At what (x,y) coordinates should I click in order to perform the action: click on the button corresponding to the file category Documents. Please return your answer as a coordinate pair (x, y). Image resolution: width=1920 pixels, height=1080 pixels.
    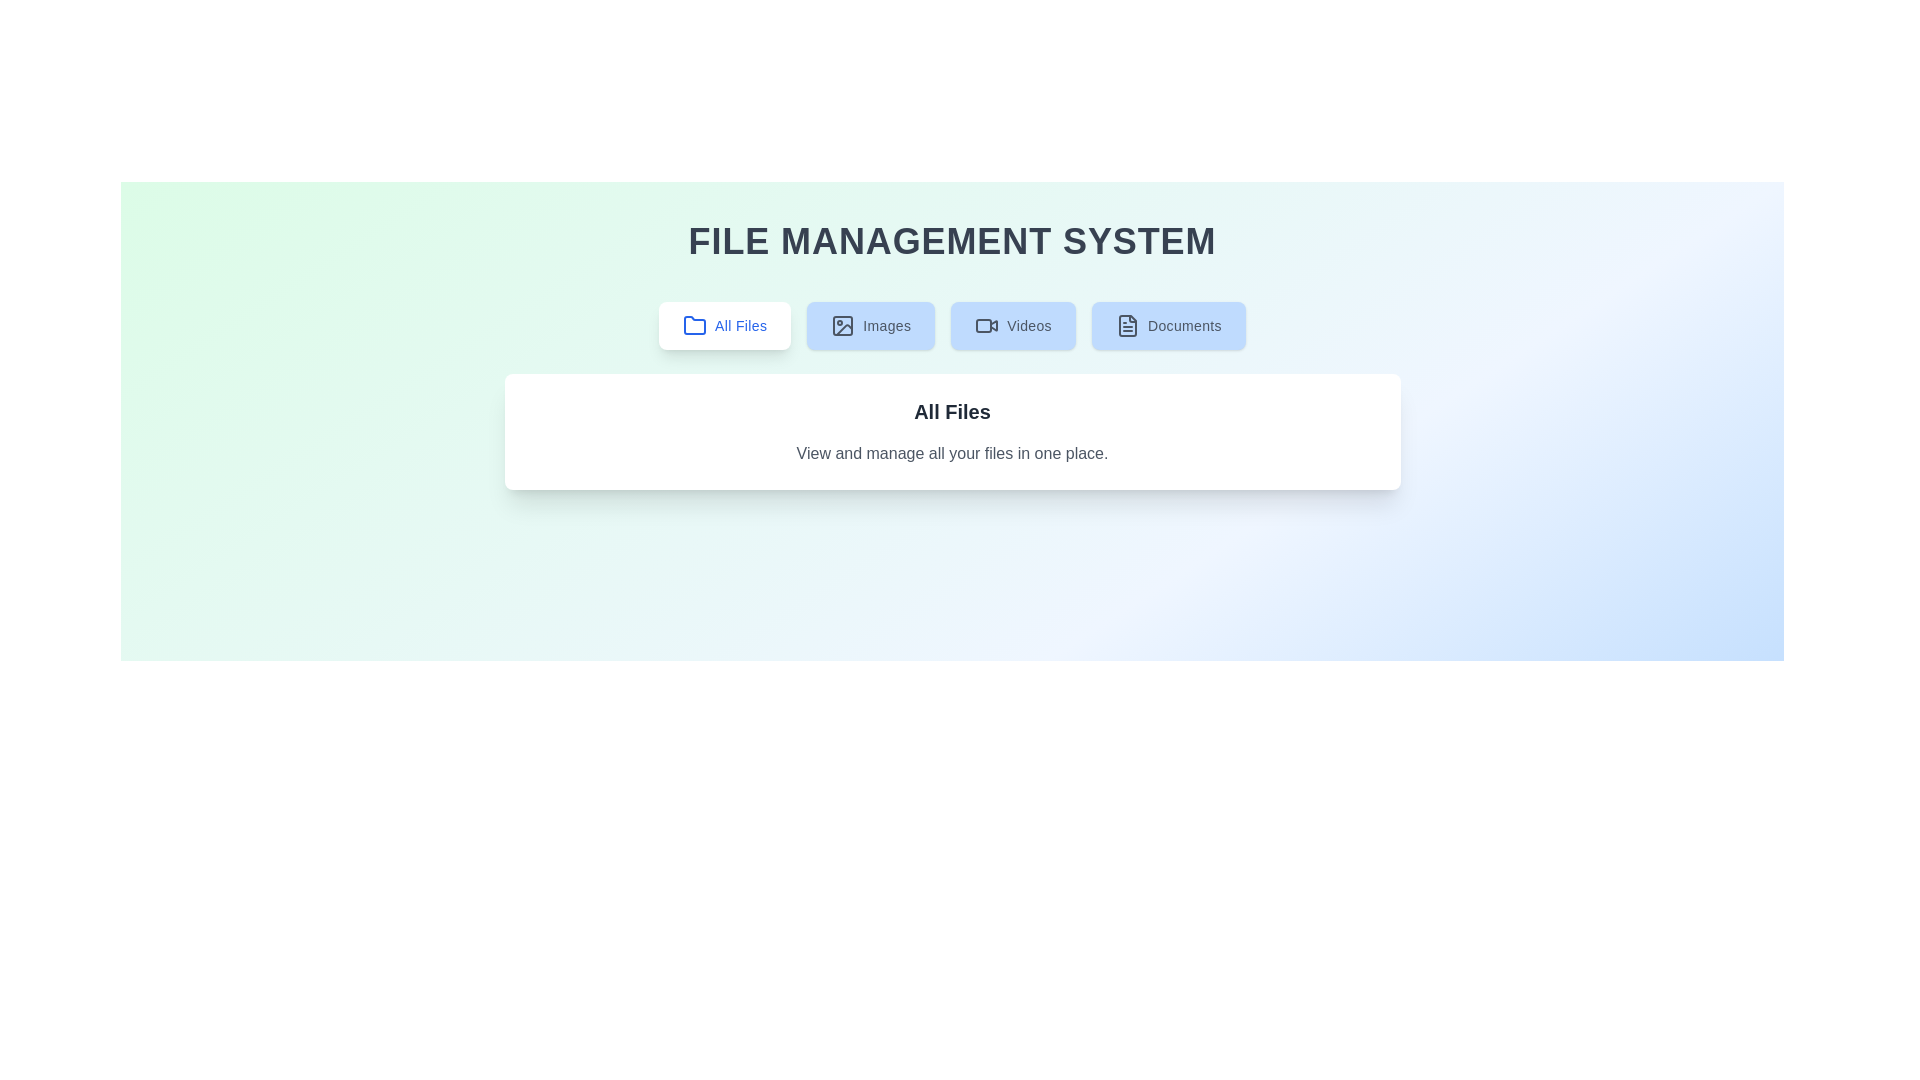
    Looking at the image, I should click on (1169, 325).